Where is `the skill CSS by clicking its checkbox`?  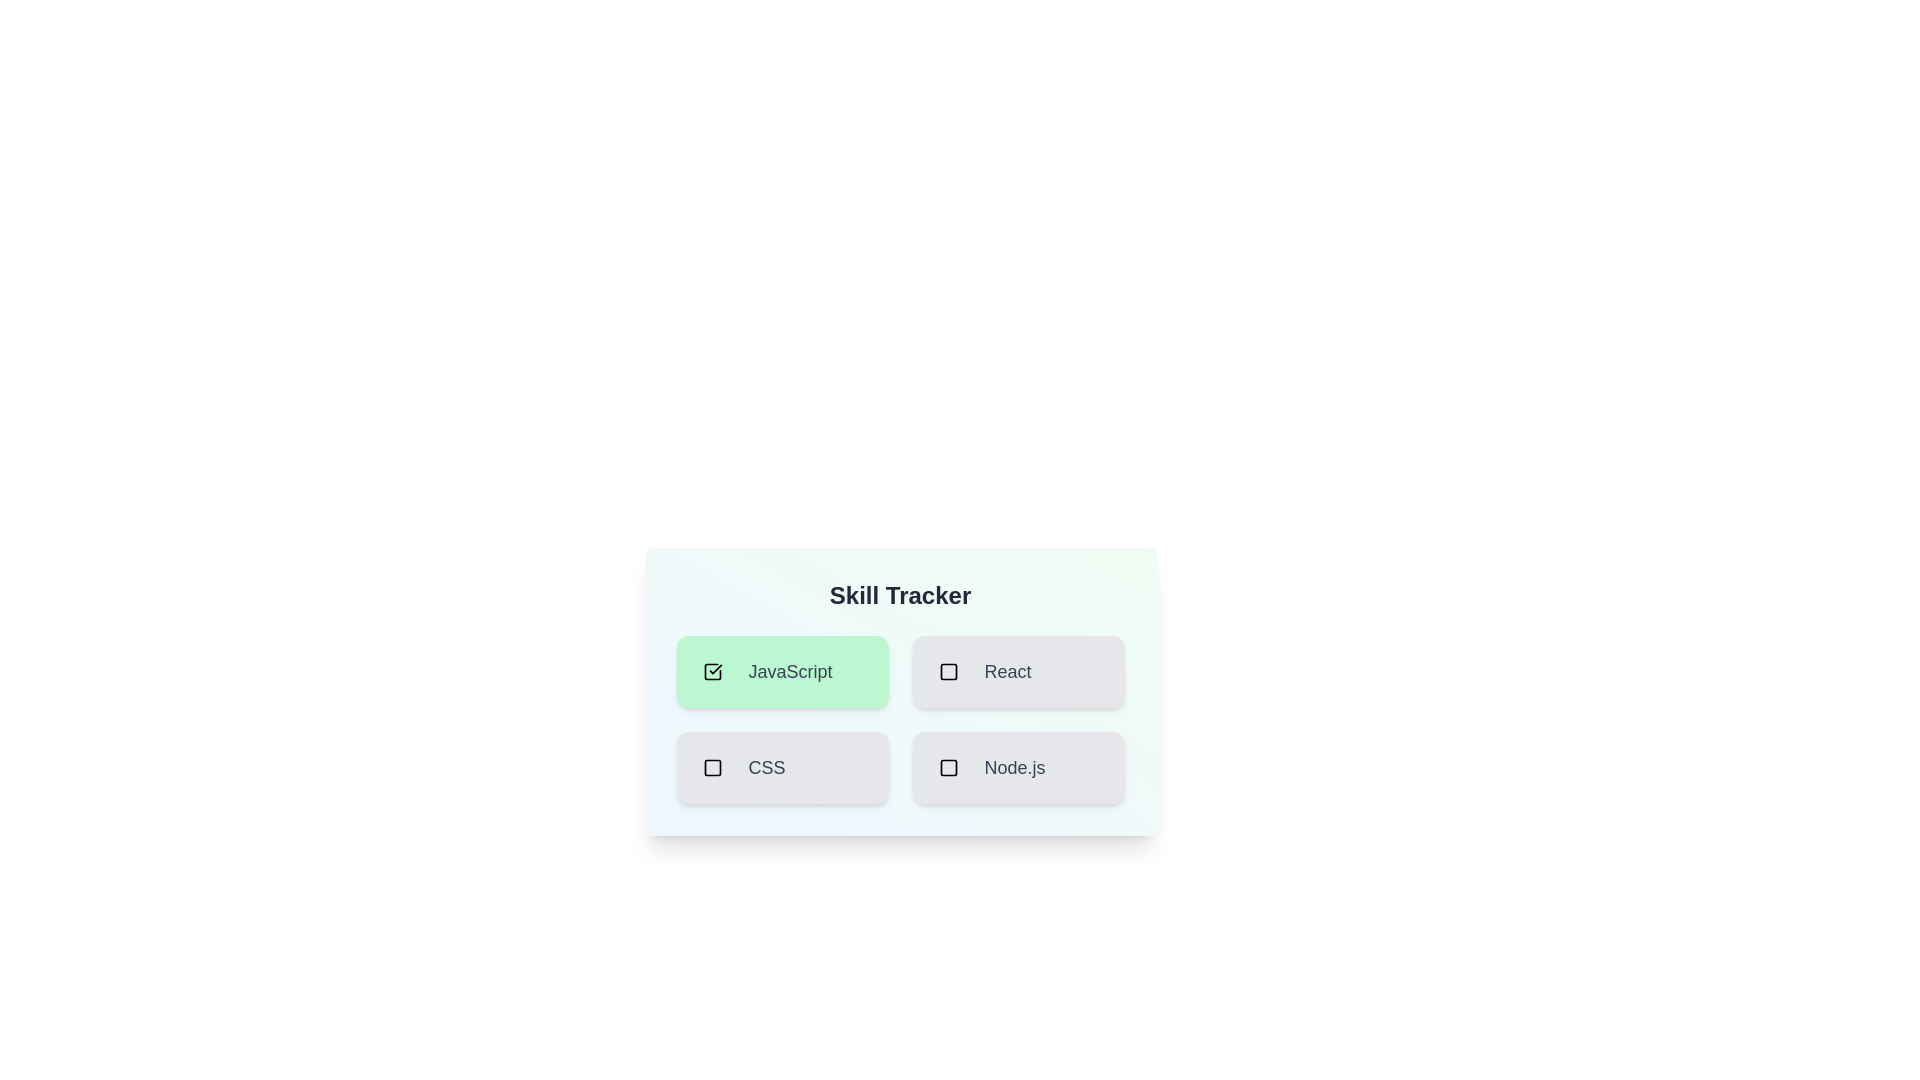
the skill CSS by clicking its checkbox is located at coordinates (712, 766).